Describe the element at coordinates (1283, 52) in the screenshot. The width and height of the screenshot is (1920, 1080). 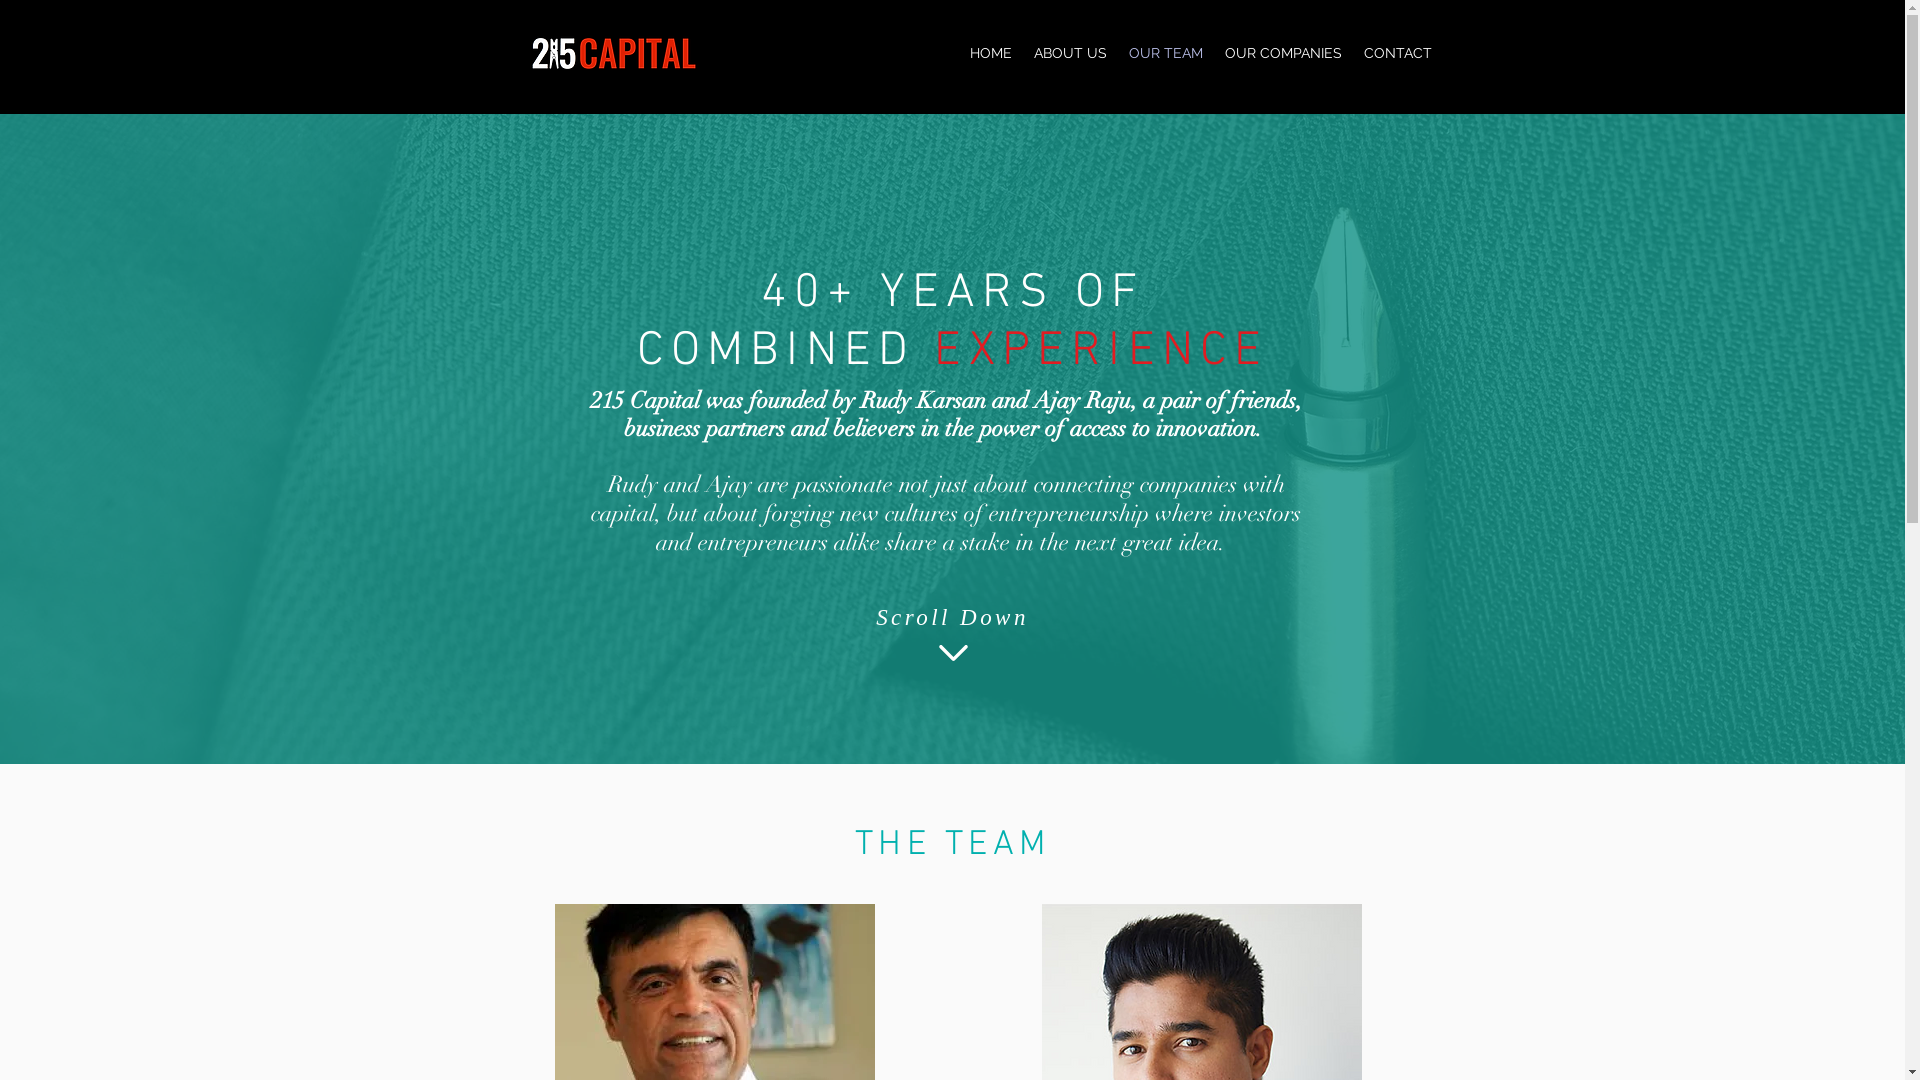
I see `'OUR COMPANIES'` at that location.